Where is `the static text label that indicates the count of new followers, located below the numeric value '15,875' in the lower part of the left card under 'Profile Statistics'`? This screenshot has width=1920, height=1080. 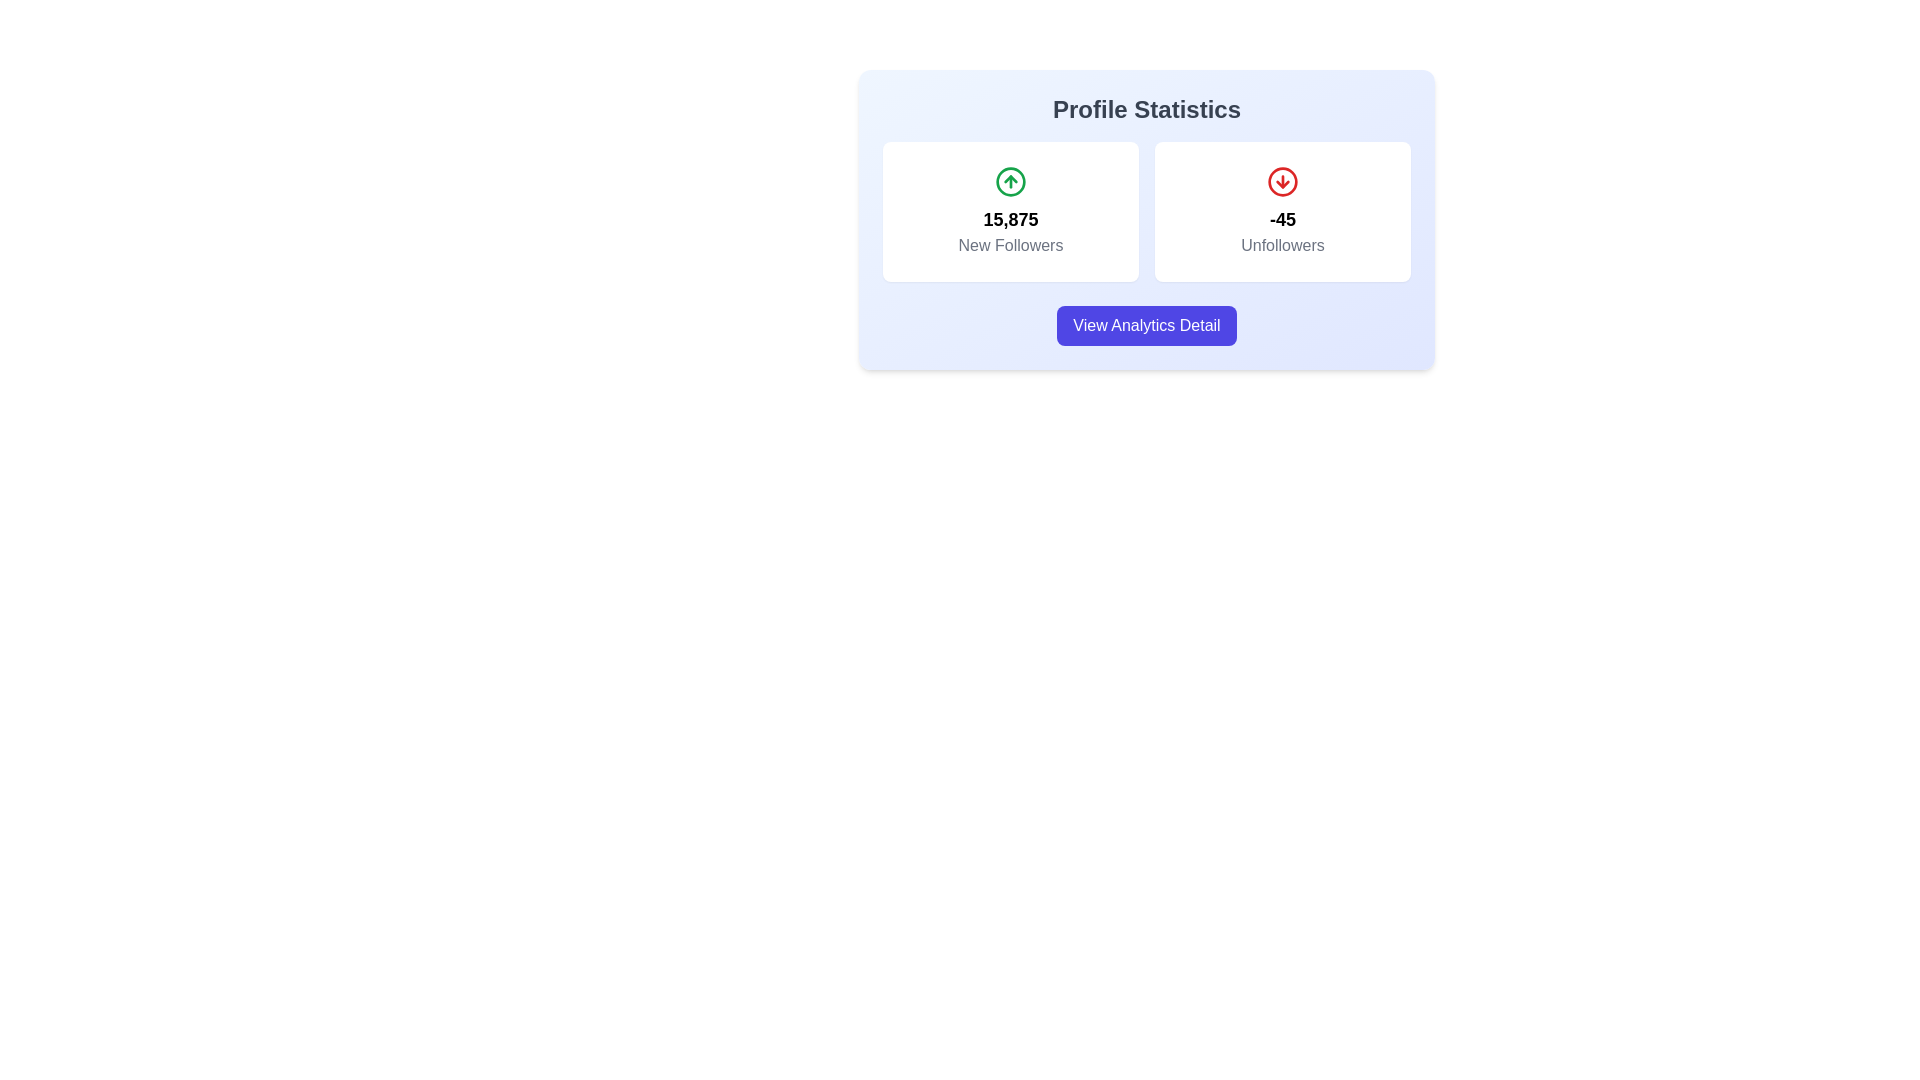
the static text label that indicates the count of new followers, located below the numeric value '15,875' in the lower part of the left card under 'Profile Statistics' is located at coordinates (1011, 245).